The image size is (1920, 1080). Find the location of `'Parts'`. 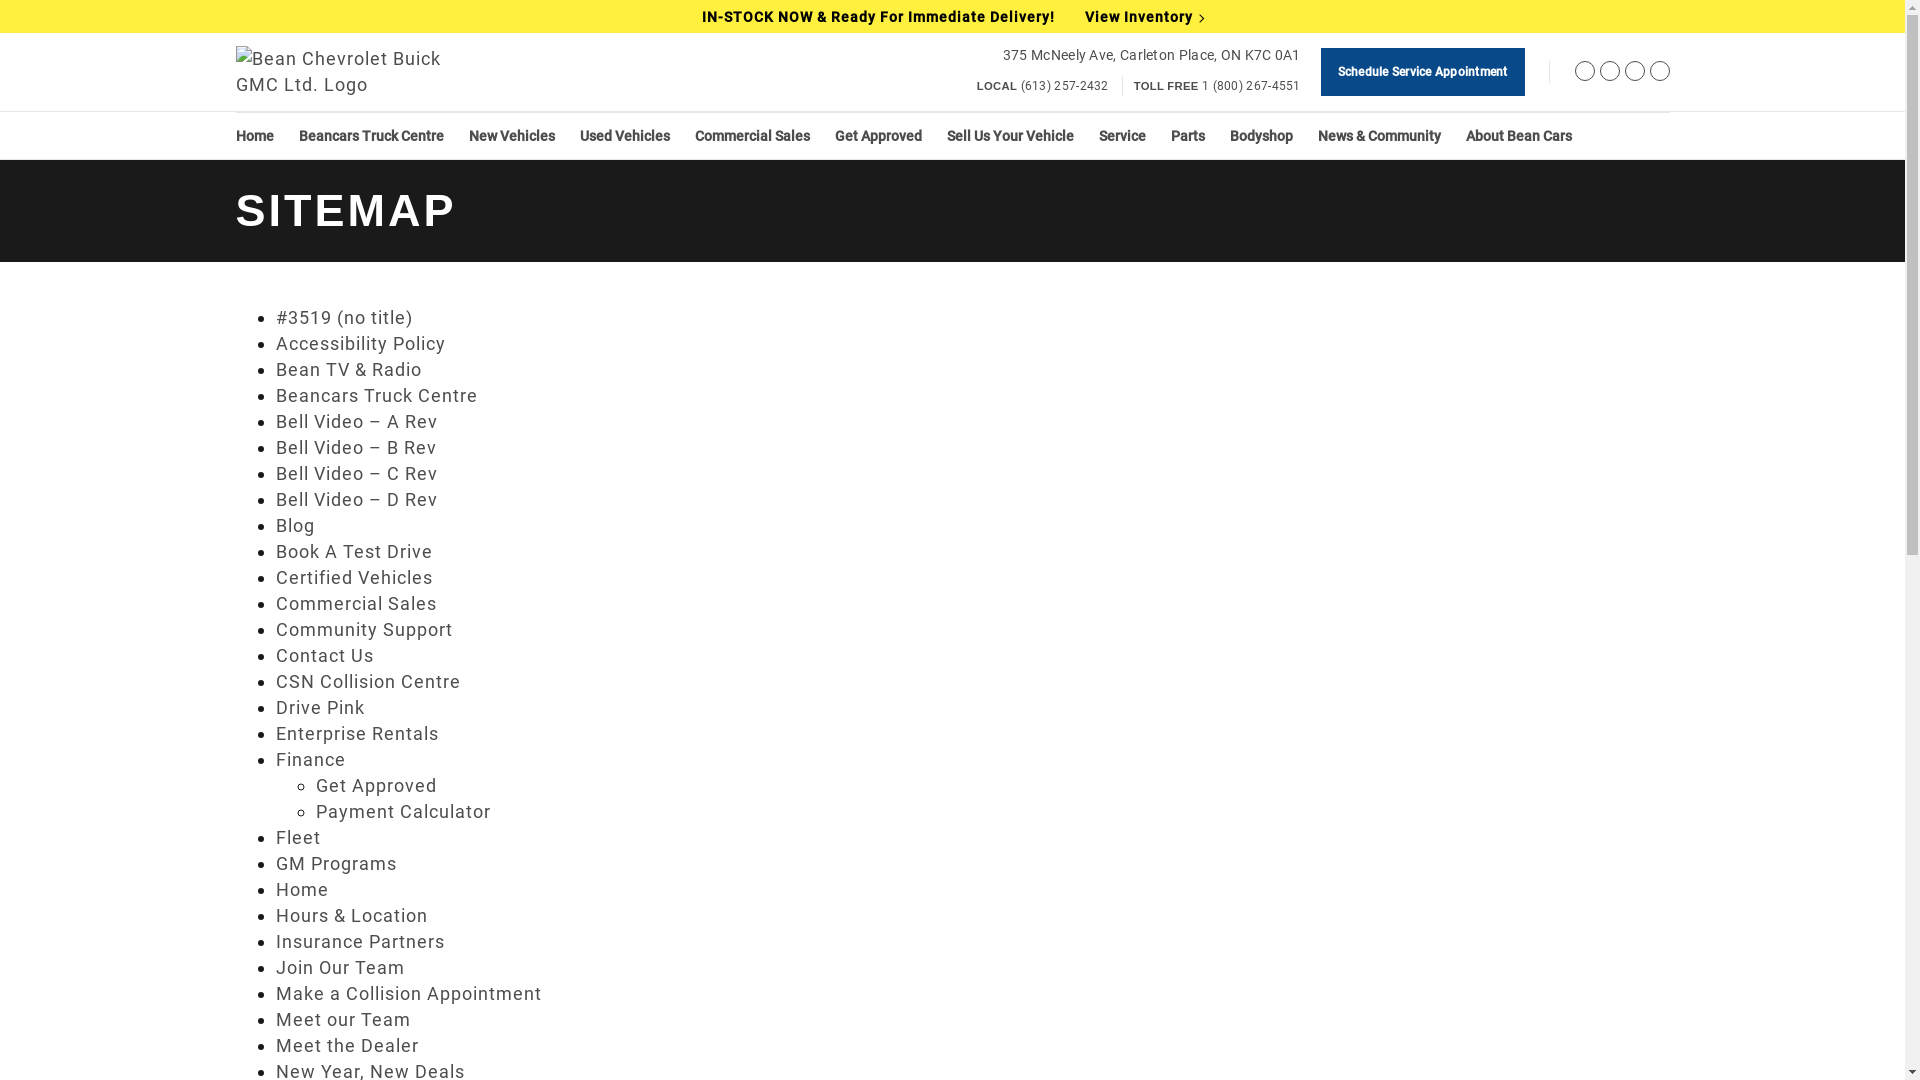

'Parts' is located at coordinates (1186, 135).